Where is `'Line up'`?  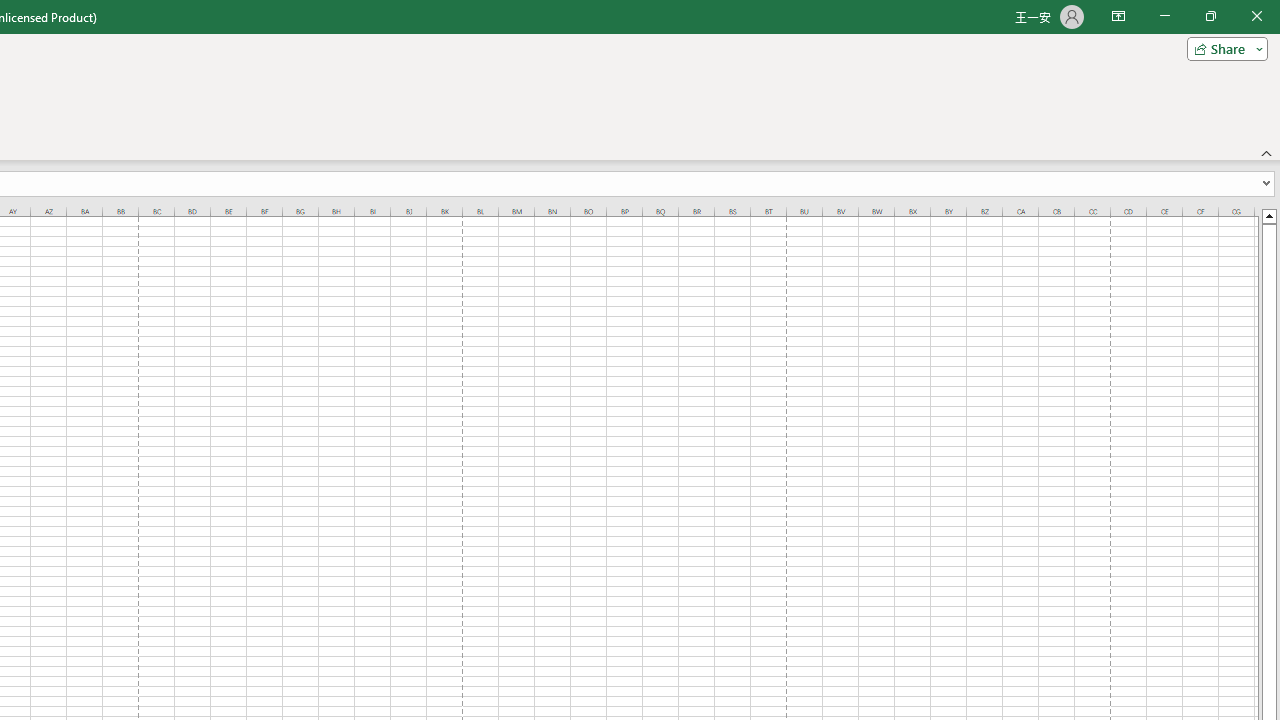 'Line up' is located at coordinates (1268, 215).